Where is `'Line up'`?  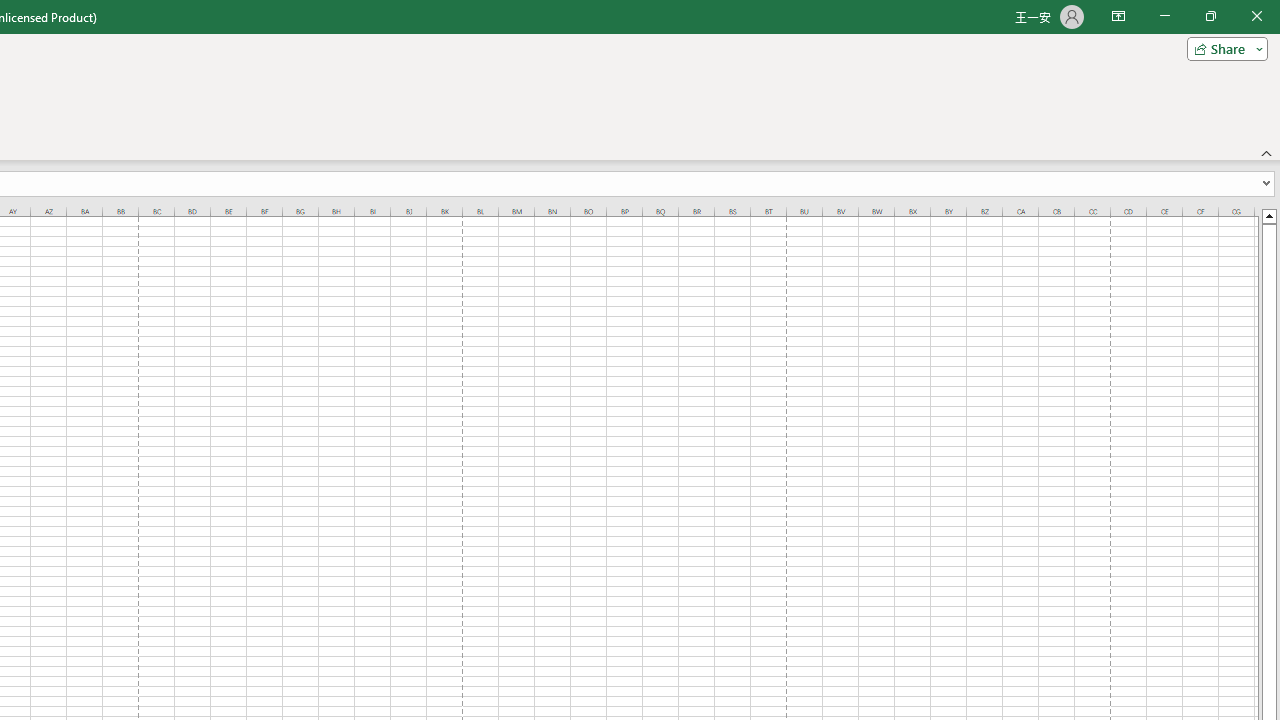 'Line up' is located at coordinates (1268, 215).